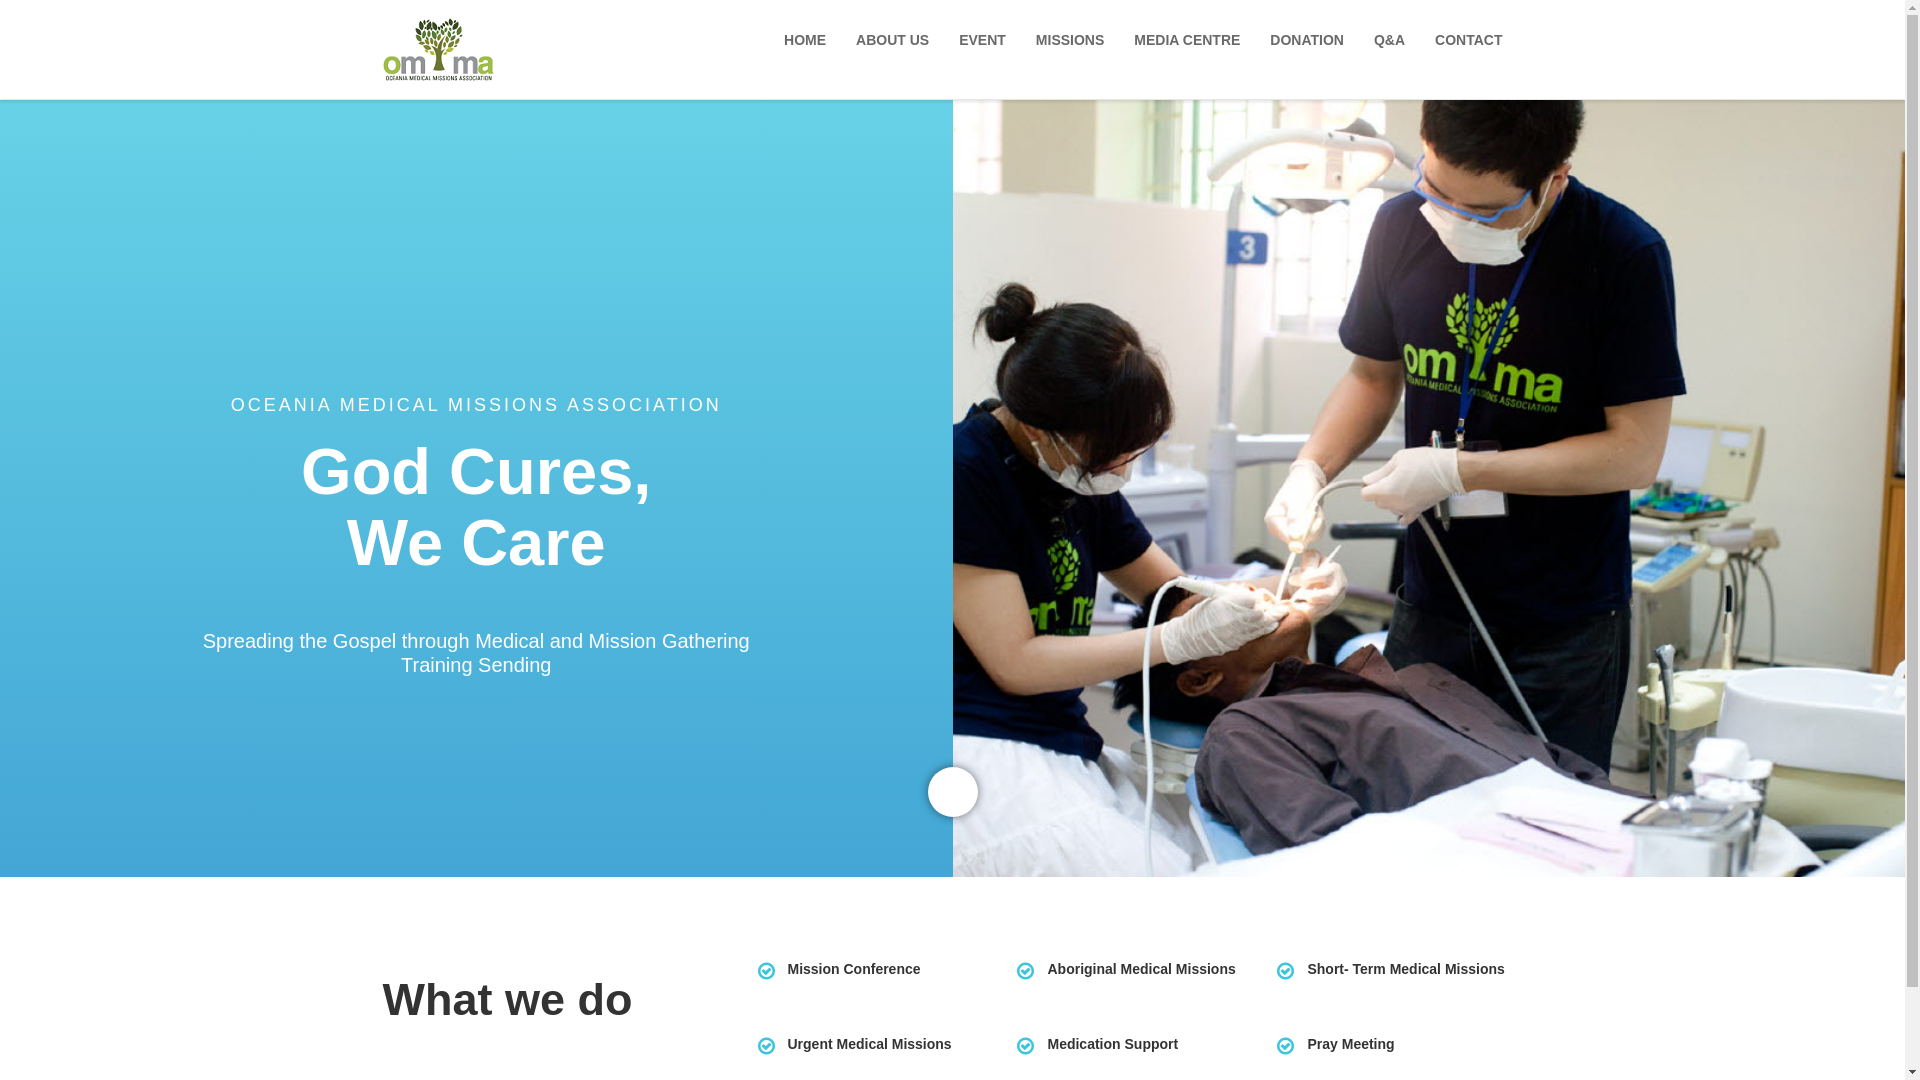 The height and width of the screenshot is (1080, 1920). I want to click on 'EVENT', so click(987, 39).